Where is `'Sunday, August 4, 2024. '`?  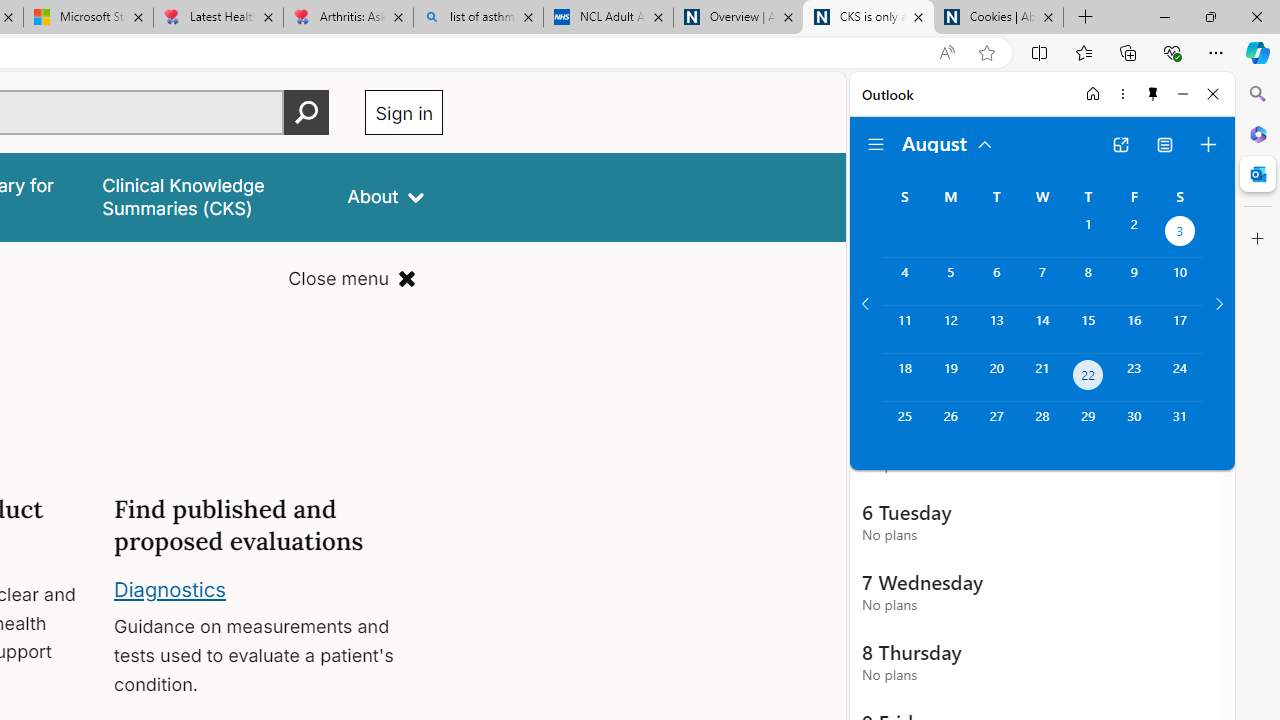
'Sunday, August 4, 2024. ' is located at coordinates (903, 281).